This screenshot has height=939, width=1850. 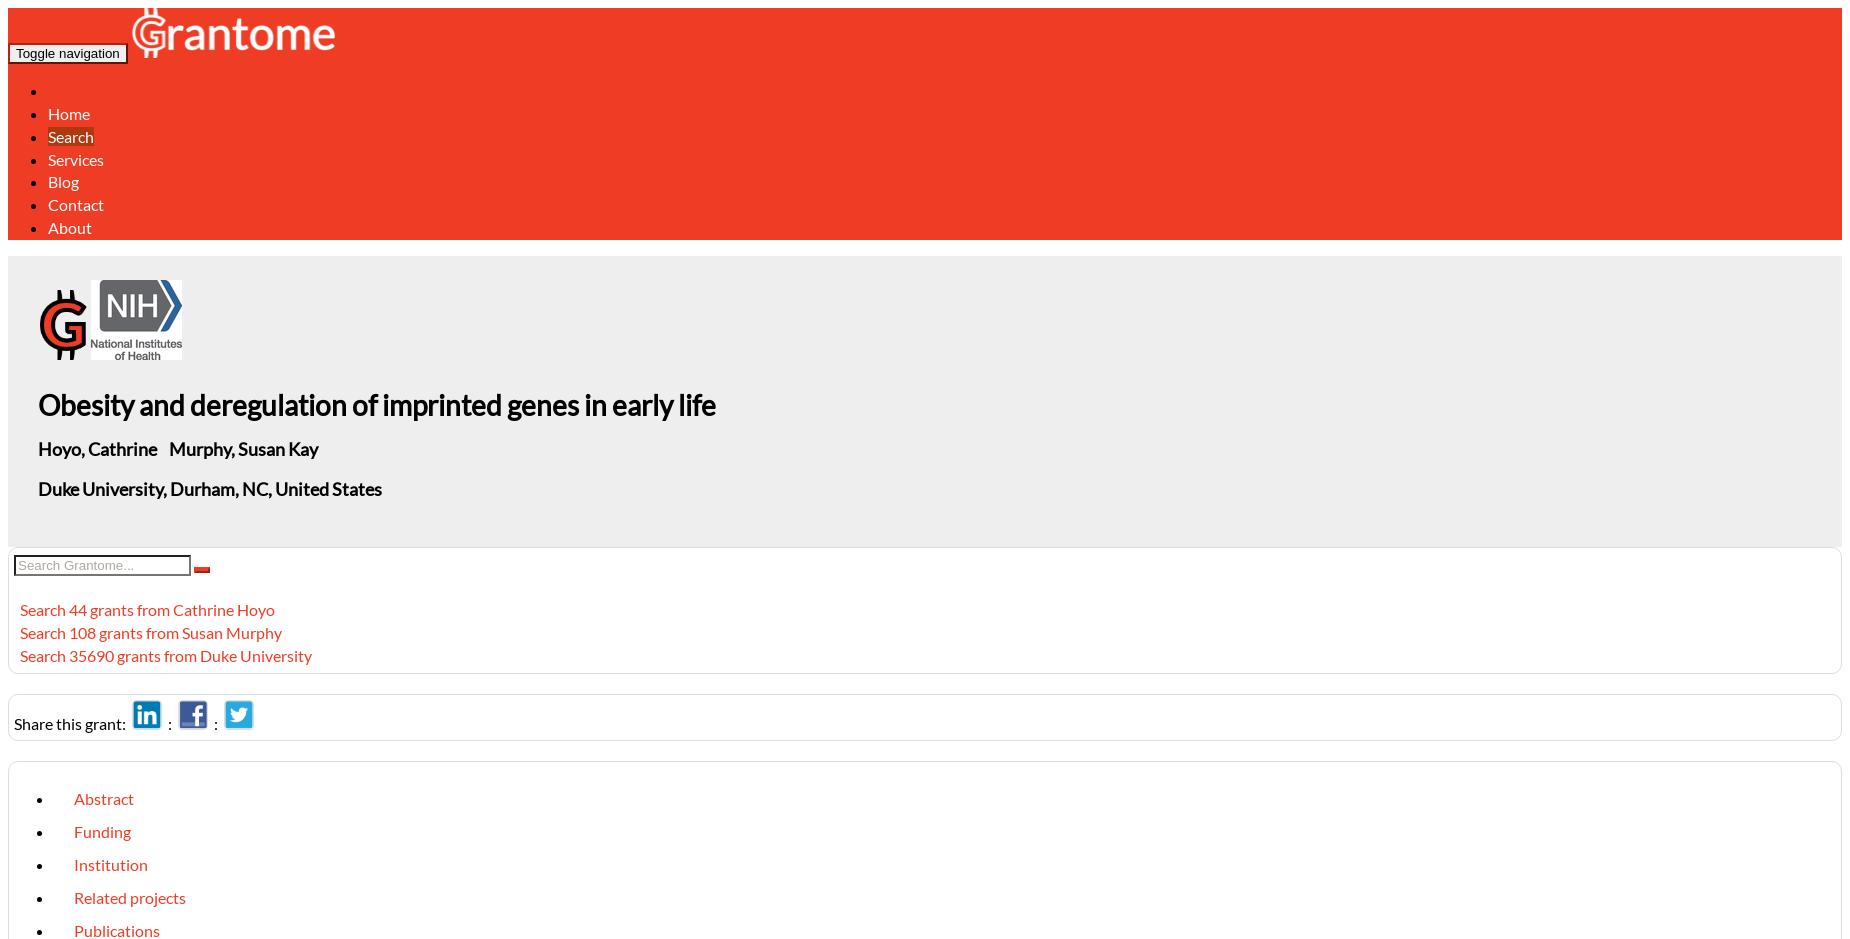 I want to click on 'Services', so click(x=75, y=158).